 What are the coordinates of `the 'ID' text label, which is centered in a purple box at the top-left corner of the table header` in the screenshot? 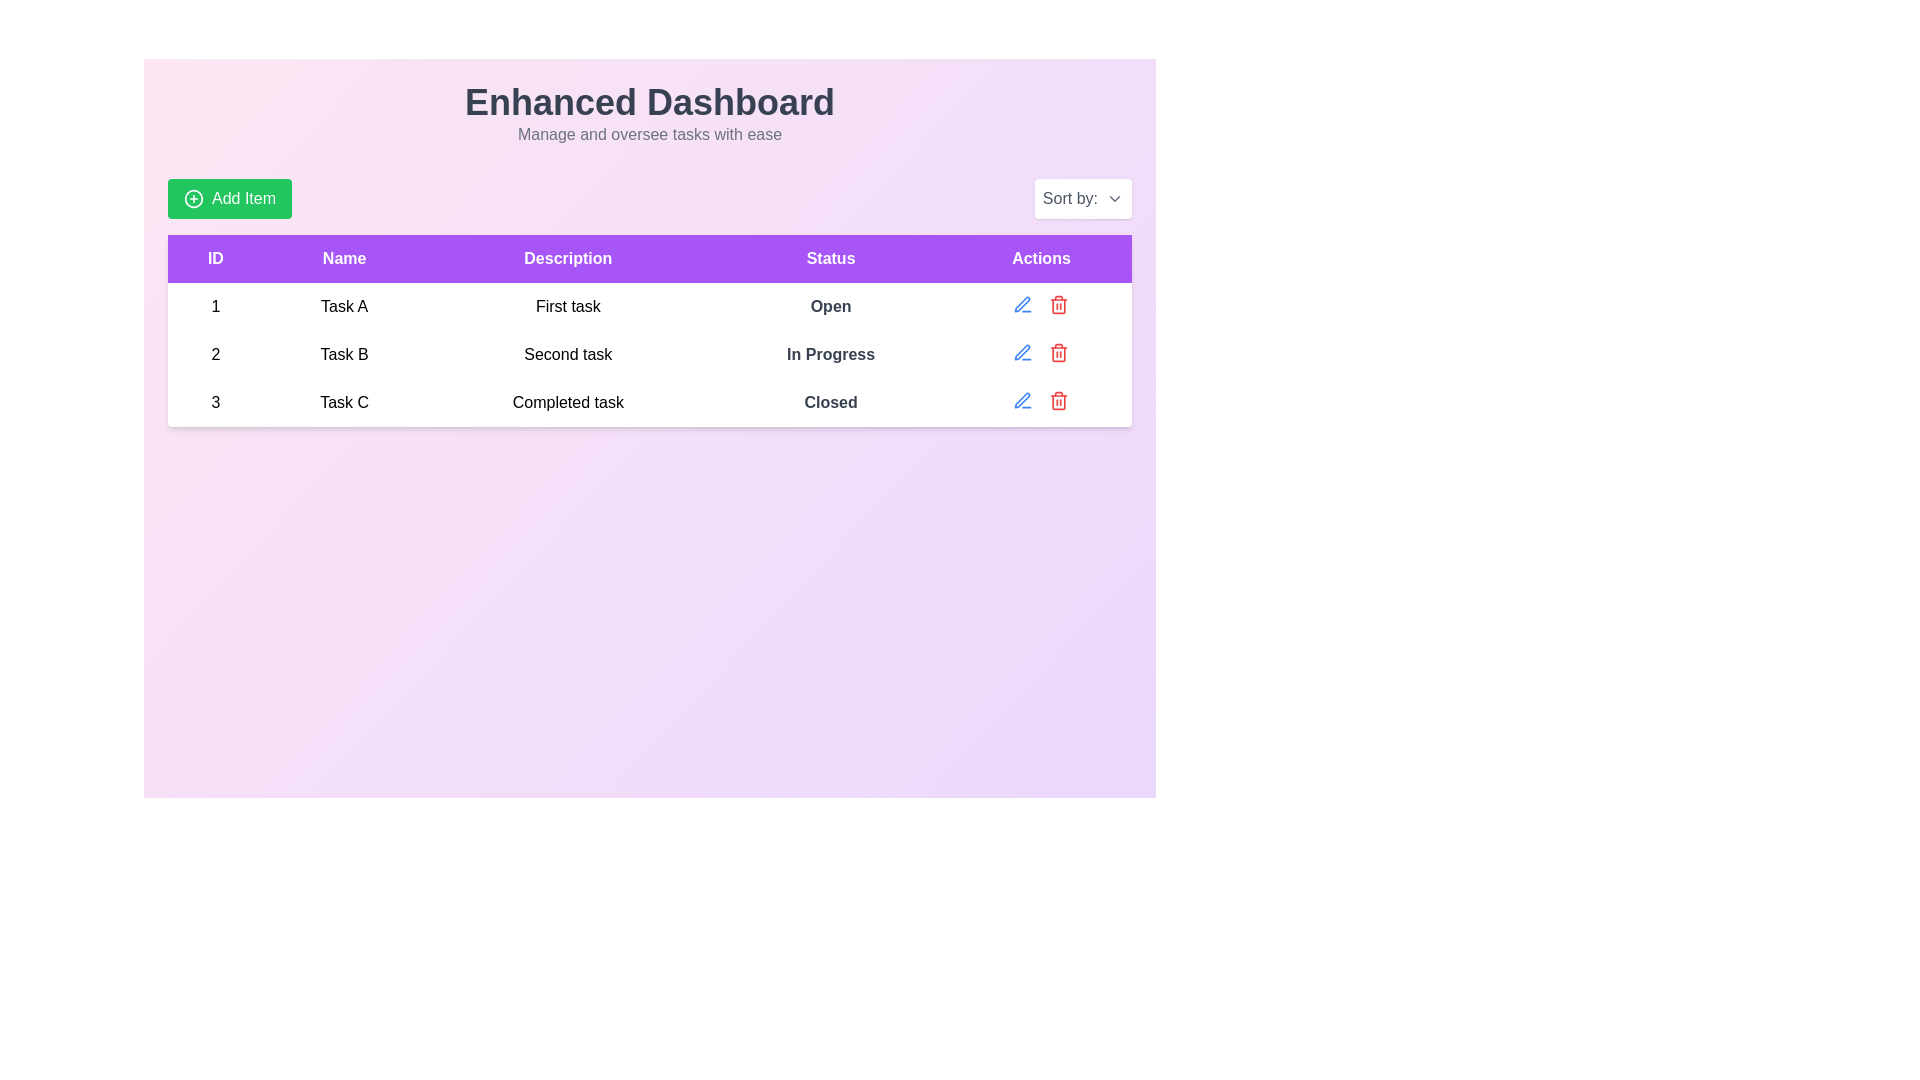 It's located at (216, 257).